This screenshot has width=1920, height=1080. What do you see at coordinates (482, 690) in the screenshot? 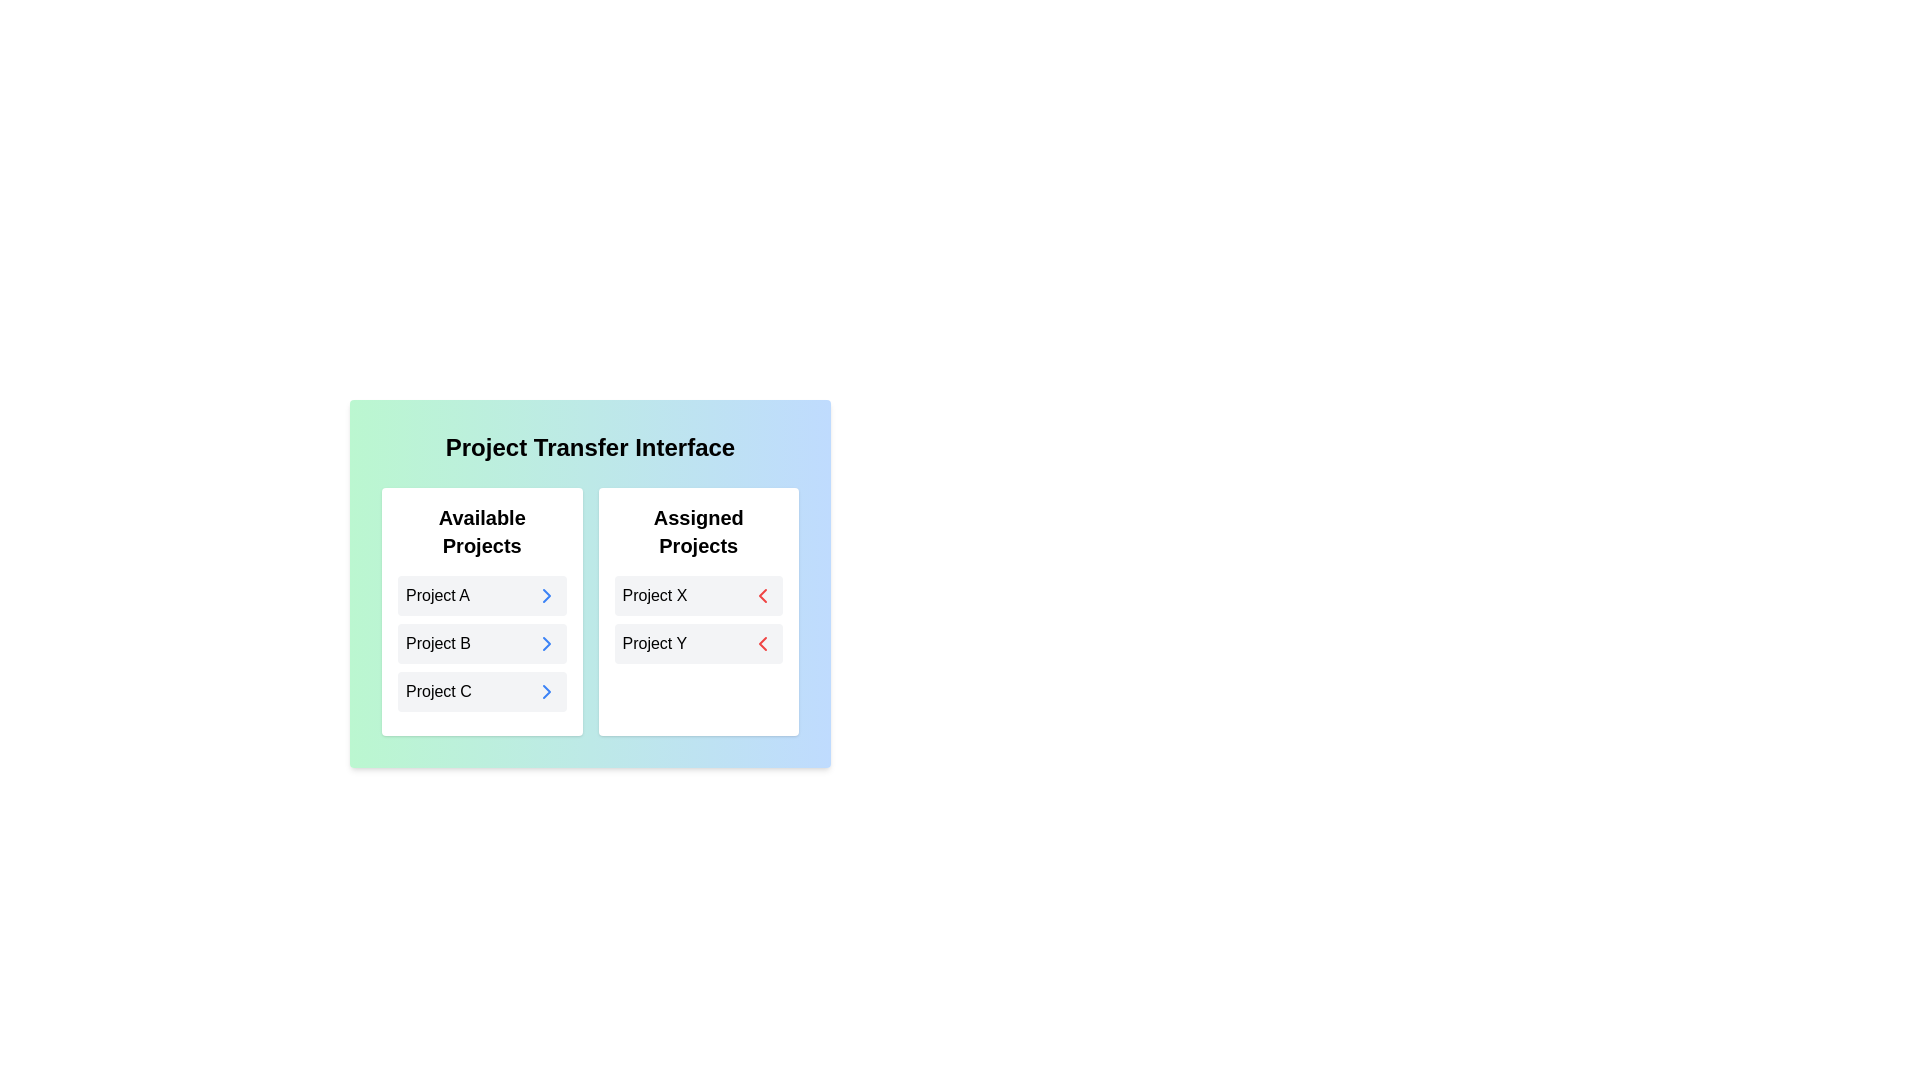
I see `text content of the list item labeled 'Project C', which is the third item in the 'Available Projects' section` at bounding box center [482, 690].